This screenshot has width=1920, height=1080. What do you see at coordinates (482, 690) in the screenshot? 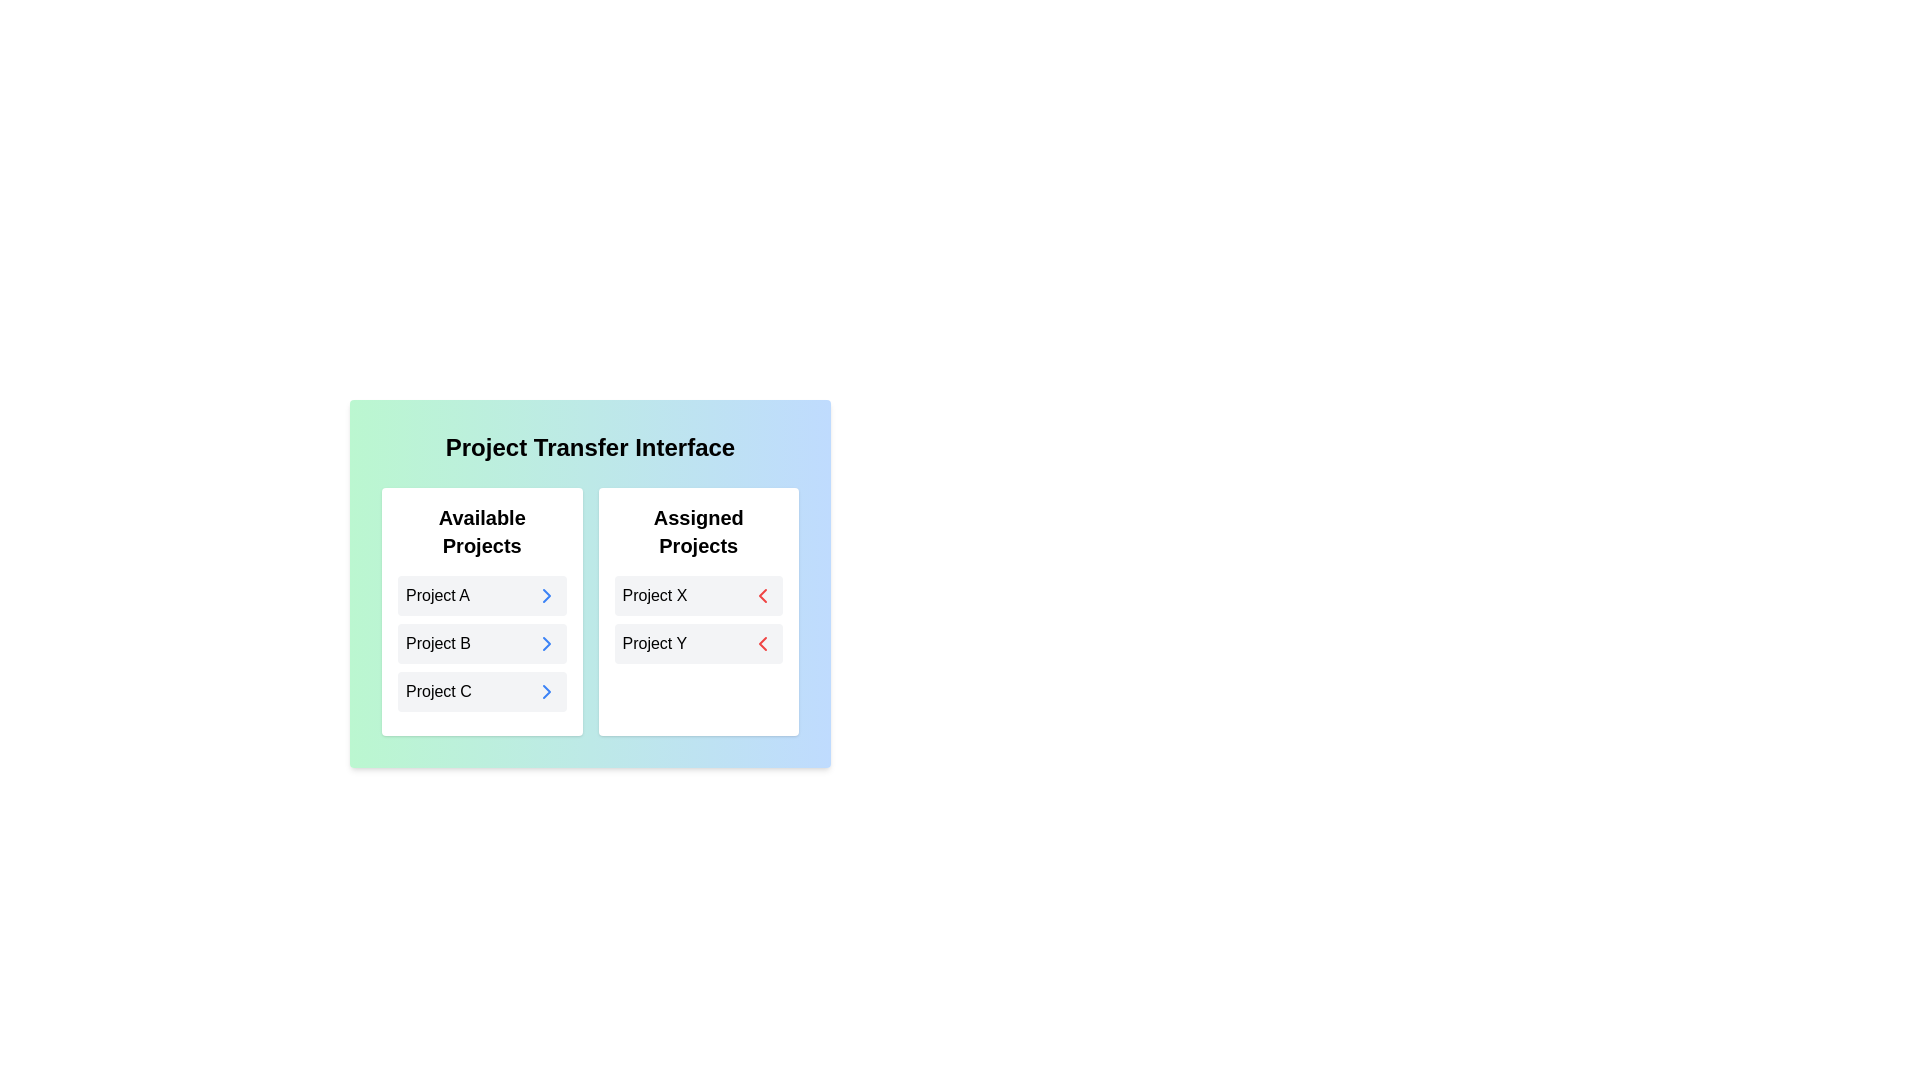
I see `text content of the list item labeled 'Project C', which is the third item in the 'Available Projects' section` at bounding box center [482, 690].